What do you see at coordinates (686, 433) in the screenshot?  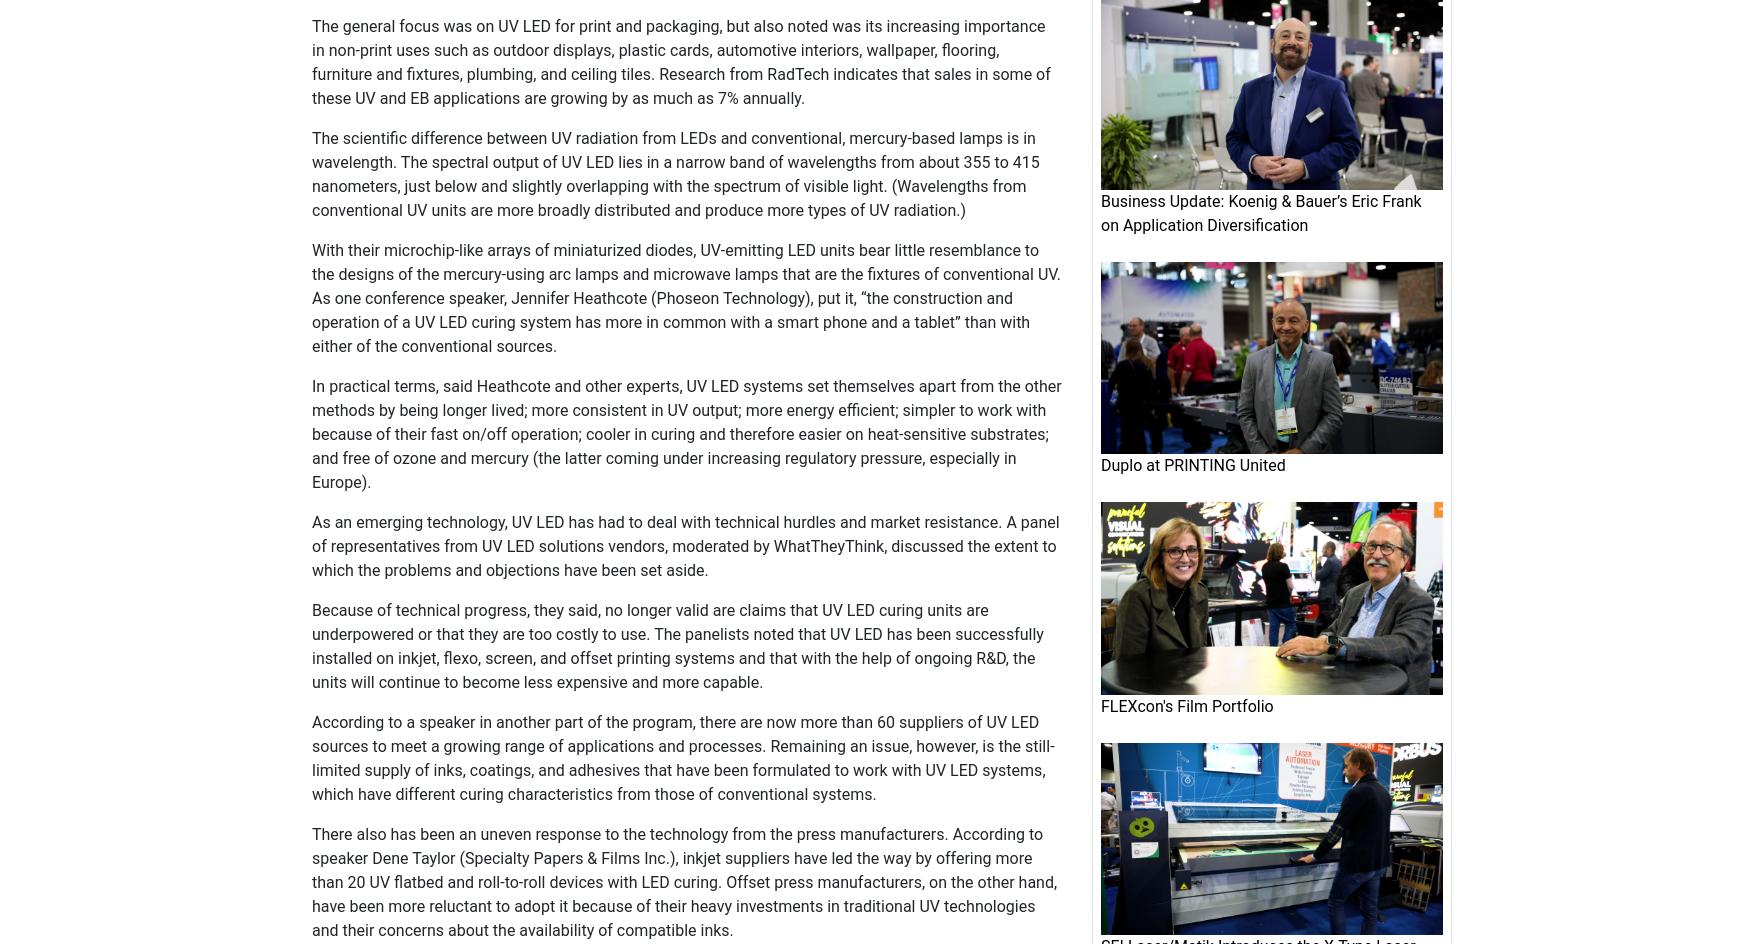 I see `'In practical terms, said Heathcote and other experts, UV LED systems set themselves apart from the other methods by being longer lived; more consistent in UV output; more energy efficient; simpler to work with because of their fast on/off operation; cooler in curing and therefore easier on heat-sensitive substrates; and free of ozone and mercury (the latter coming under increasing regulatory pressure, especially in Europe).'` at bounding box center [686, 433].